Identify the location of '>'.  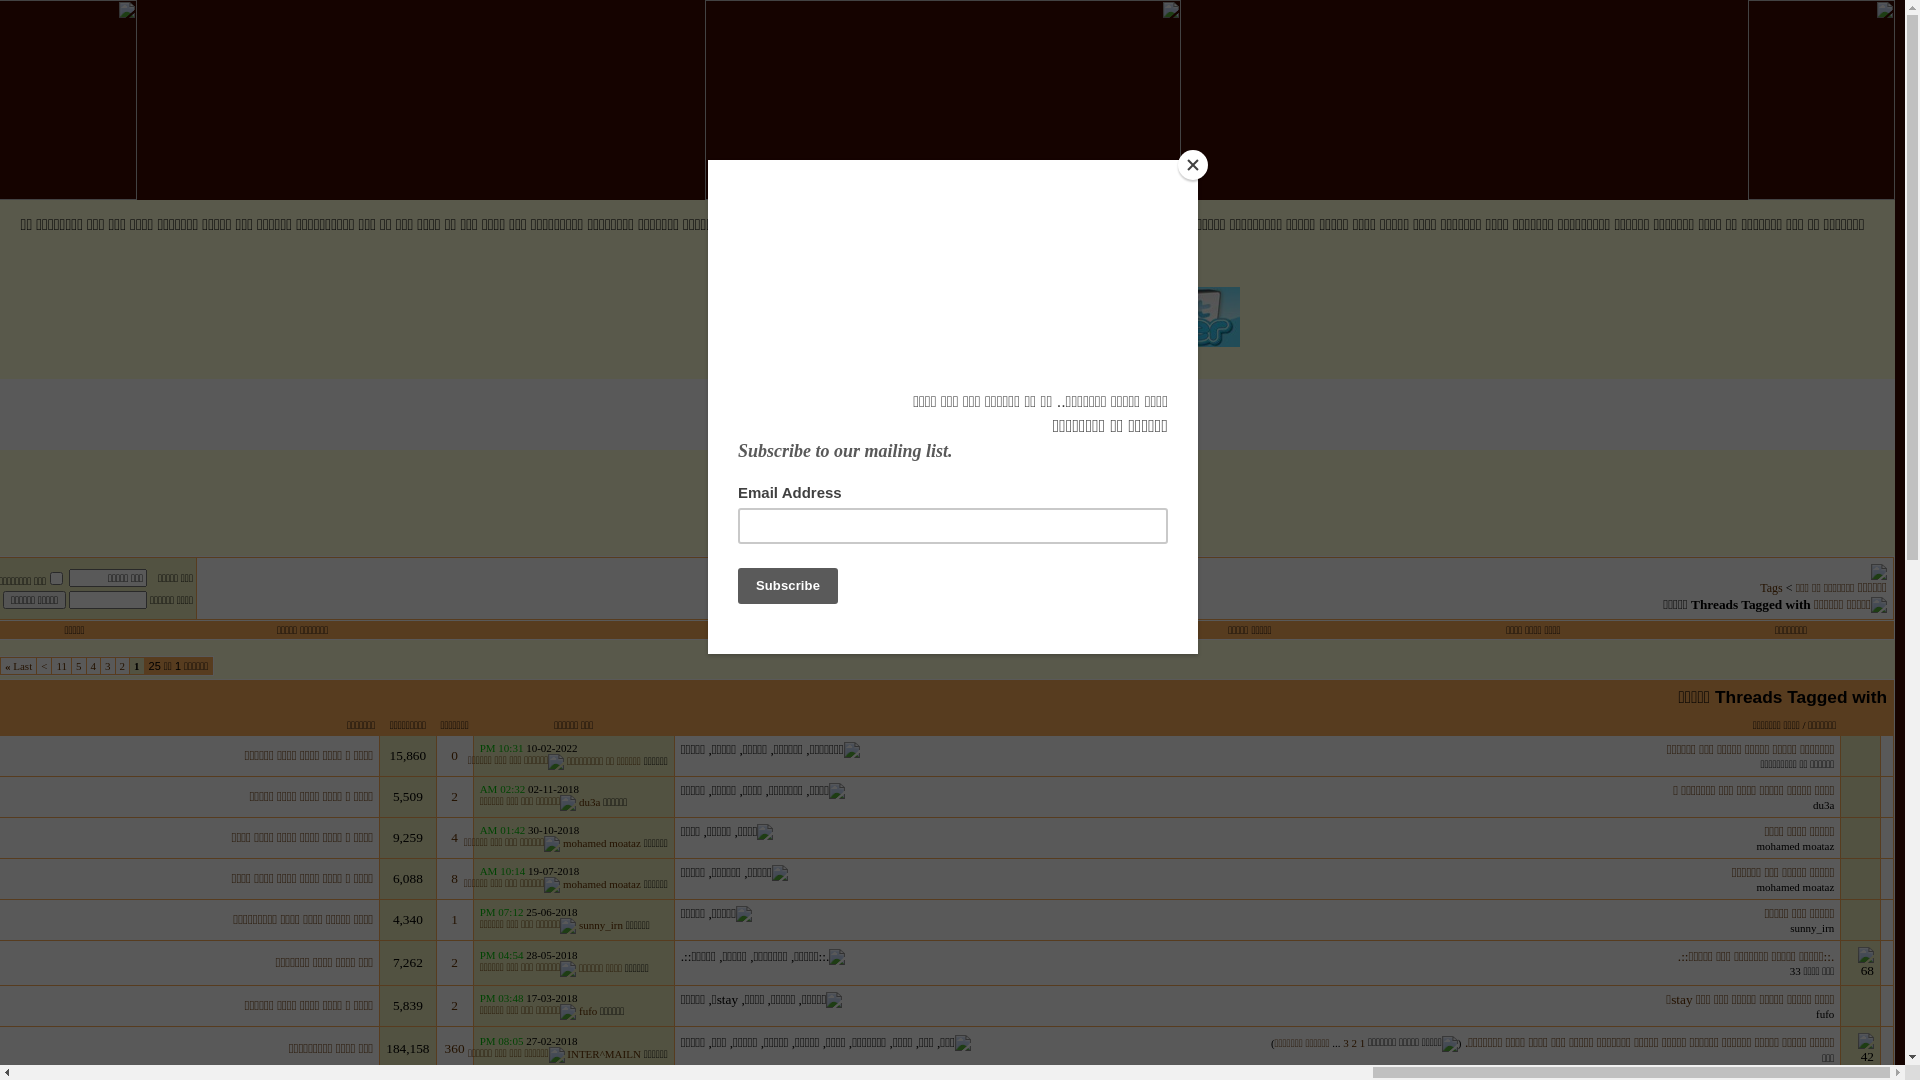
(41, 666).